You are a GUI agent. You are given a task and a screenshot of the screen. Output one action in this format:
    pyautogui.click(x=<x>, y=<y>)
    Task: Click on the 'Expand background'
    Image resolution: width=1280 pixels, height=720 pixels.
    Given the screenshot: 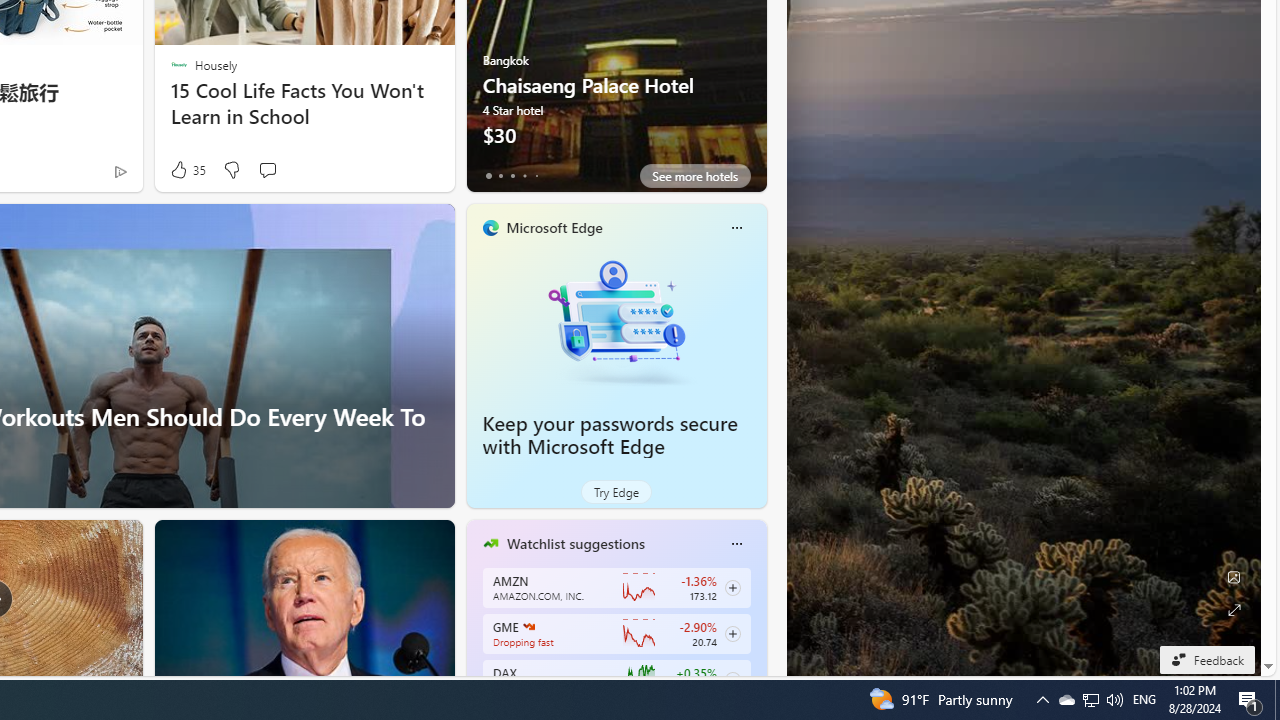 What is the action you would take?
    pyautogui.click(x=1232, y=609)
    